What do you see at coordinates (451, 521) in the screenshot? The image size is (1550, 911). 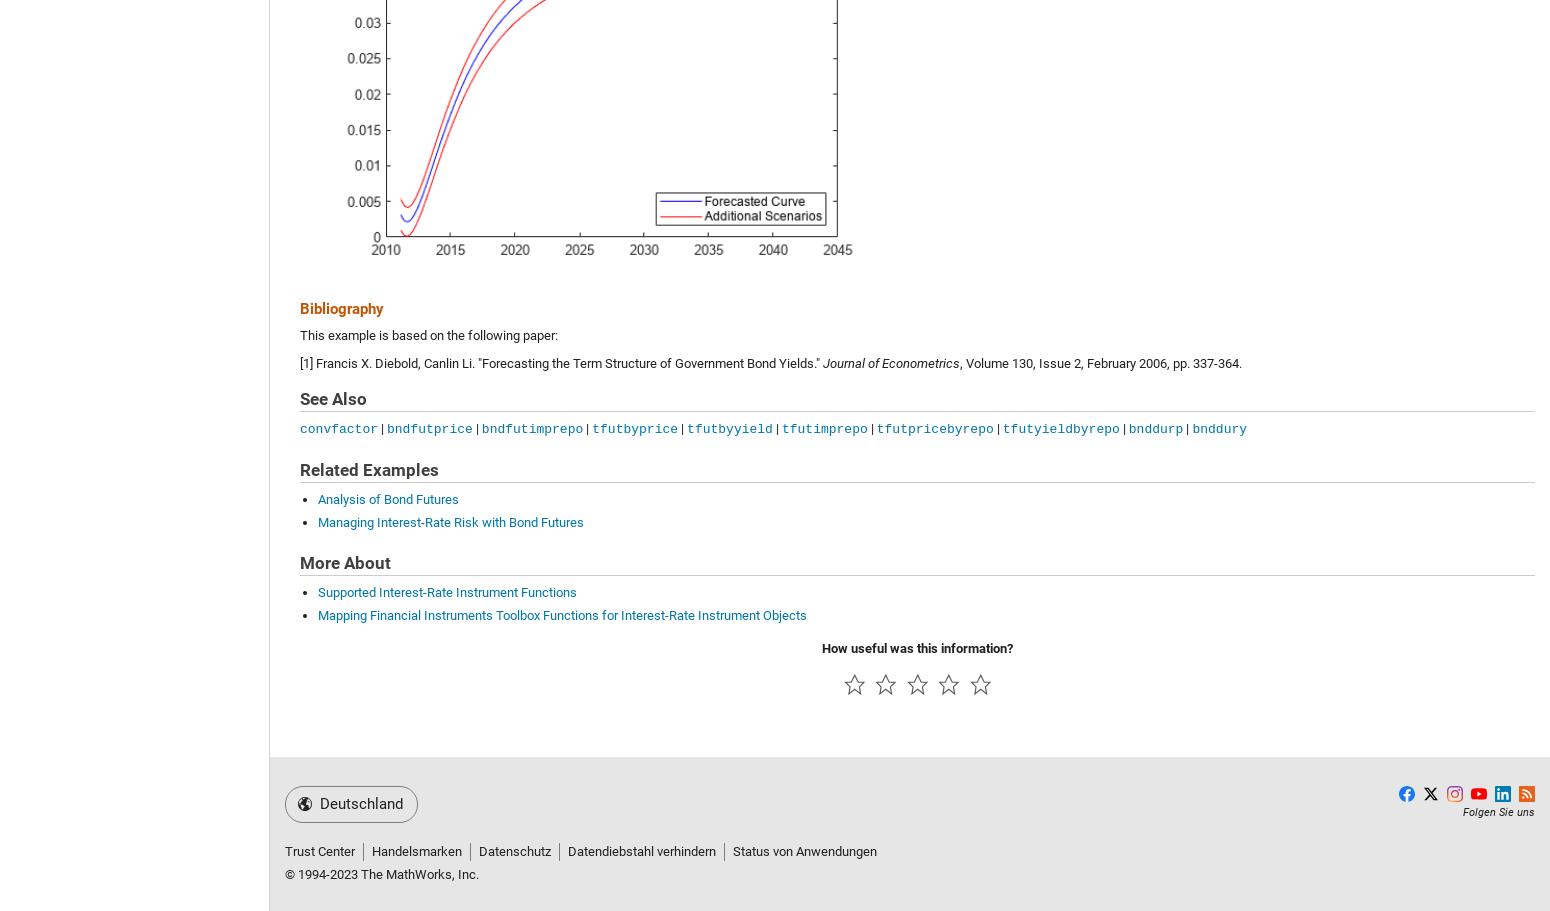 I see `'Managing Interest-Rate Risk with Bond Futures'` at bounding box center [451, 521].